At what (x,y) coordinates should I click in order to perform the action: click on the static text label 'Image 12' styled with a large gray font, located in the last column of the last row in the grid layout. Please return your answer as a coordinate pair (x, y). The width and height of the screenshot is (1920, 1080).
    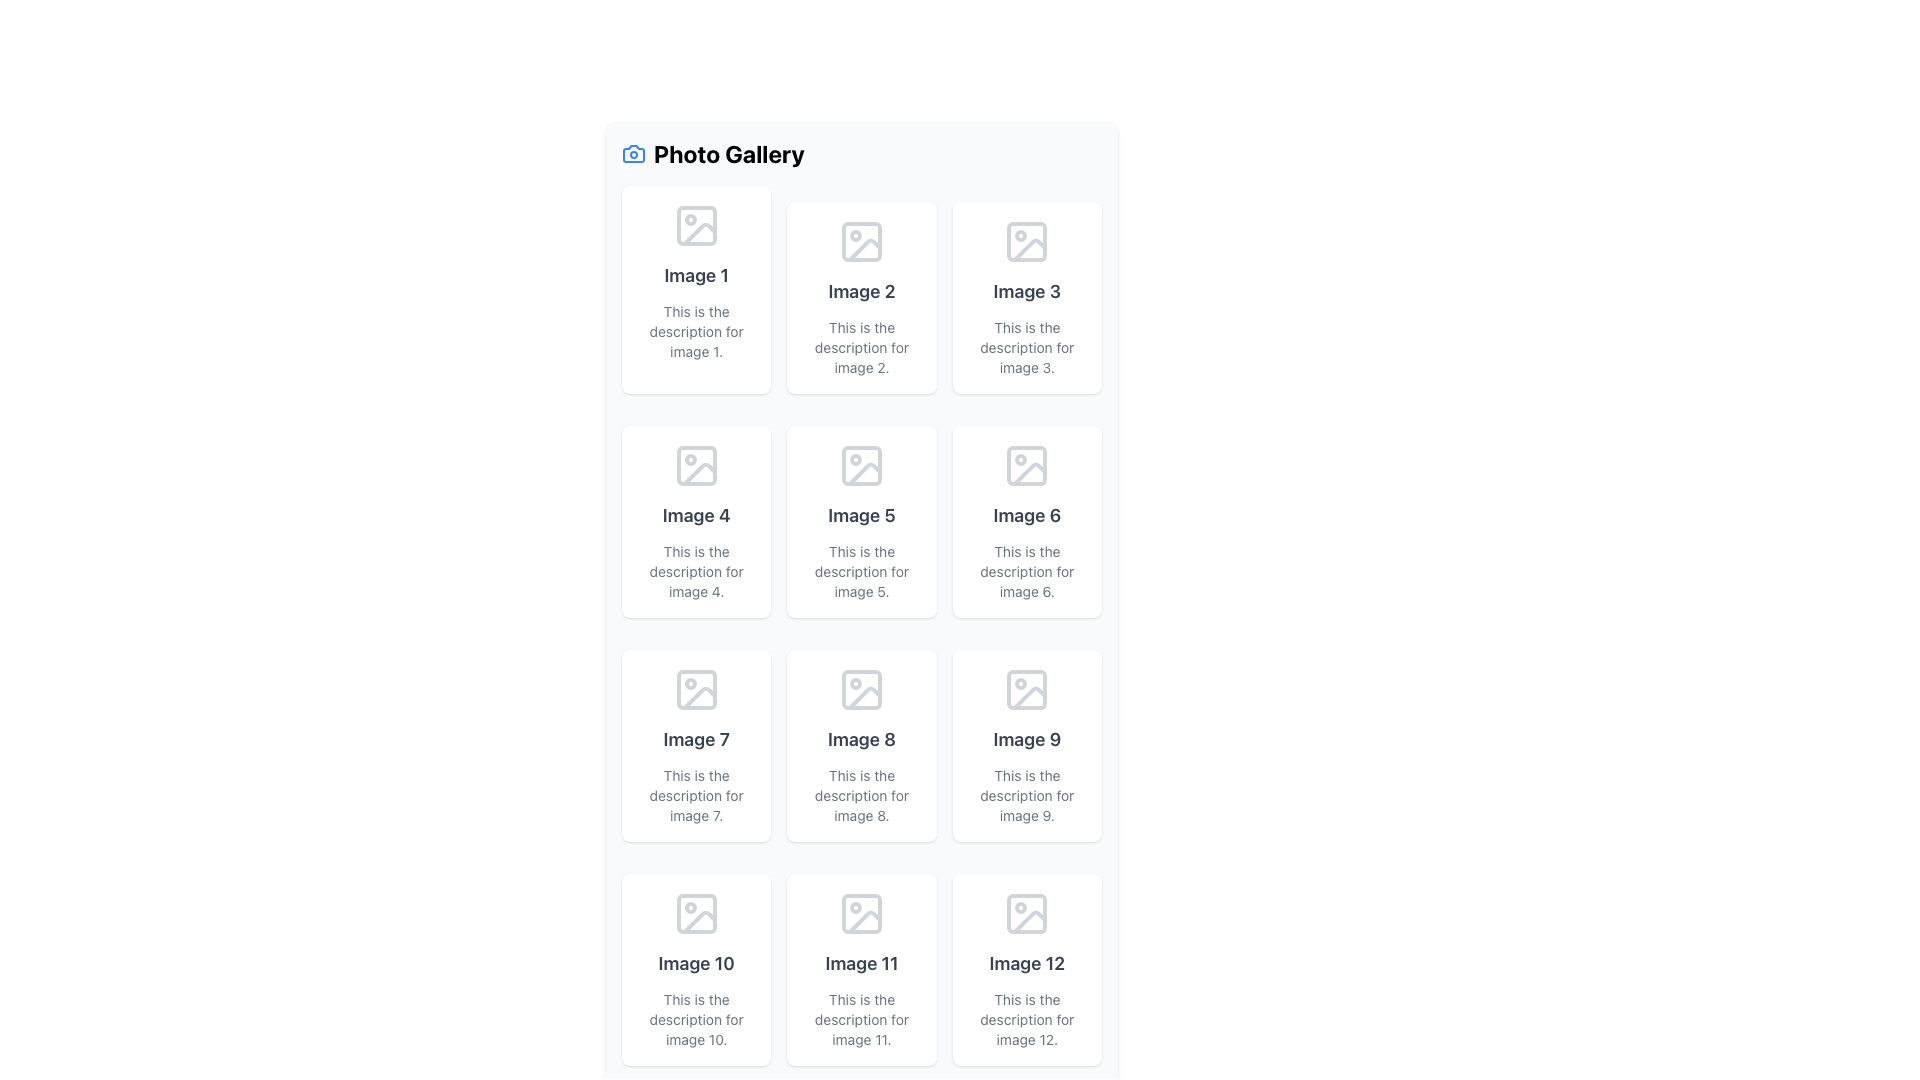
    Looking at the image, I should click on (1027, 963).